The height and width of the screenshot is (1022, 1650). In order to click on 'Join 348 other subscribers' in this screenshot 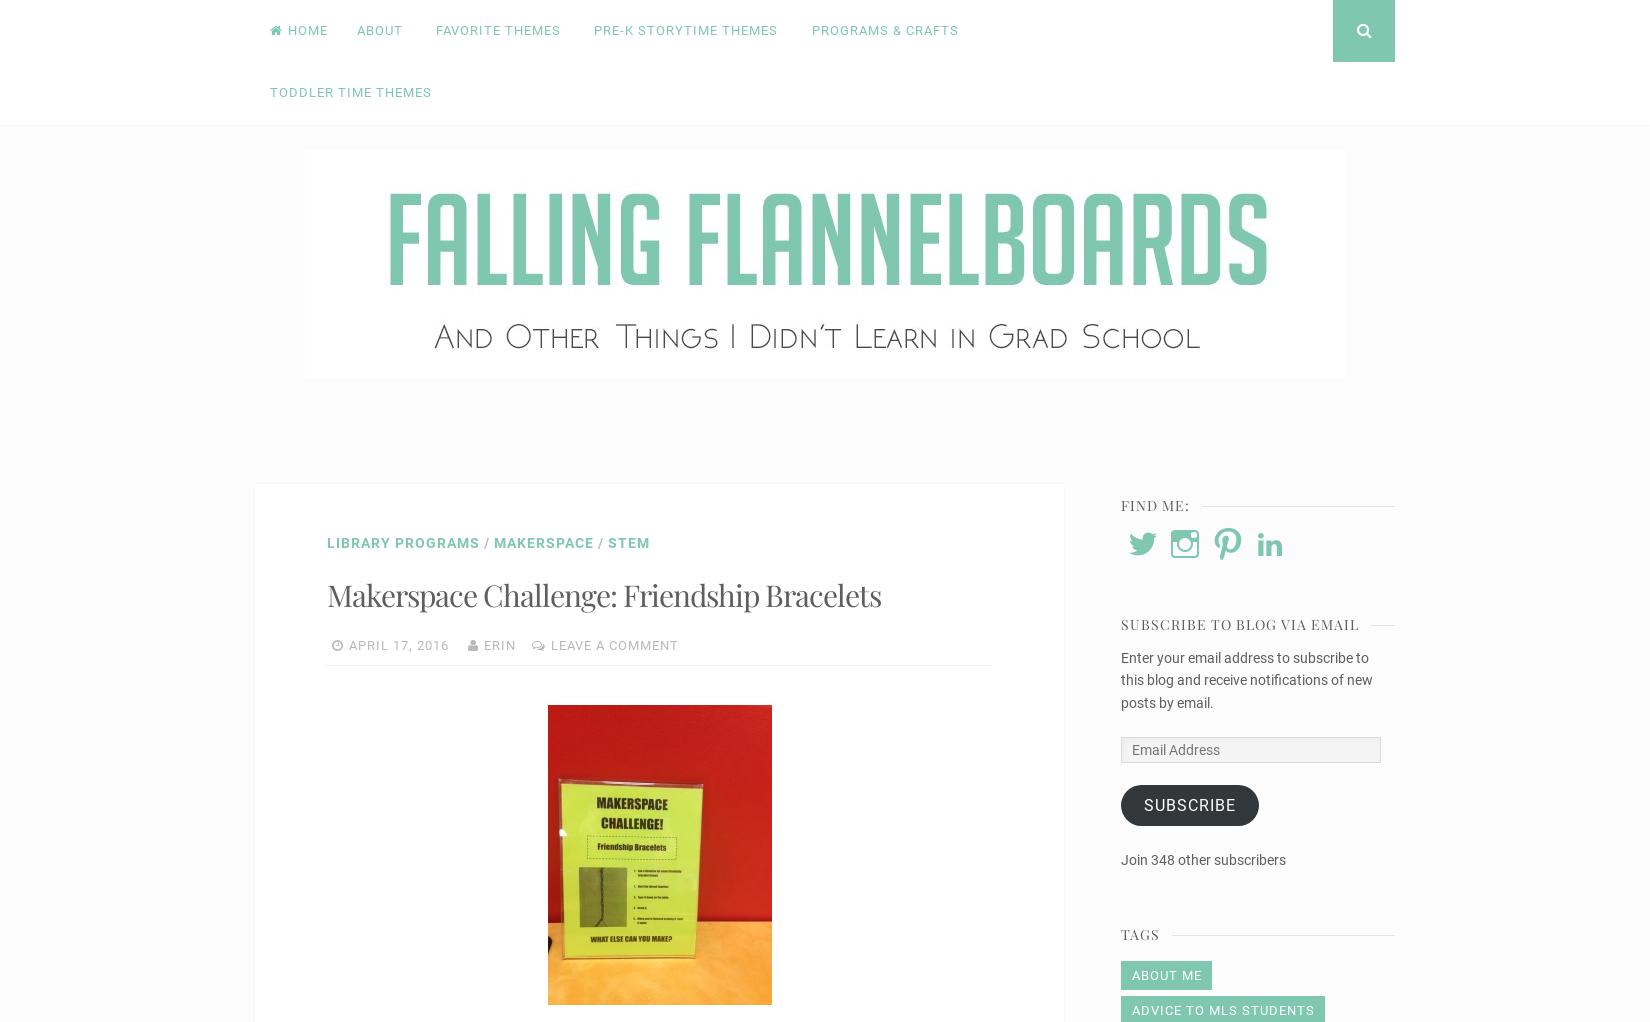, I will do `click(1121, 858)`.